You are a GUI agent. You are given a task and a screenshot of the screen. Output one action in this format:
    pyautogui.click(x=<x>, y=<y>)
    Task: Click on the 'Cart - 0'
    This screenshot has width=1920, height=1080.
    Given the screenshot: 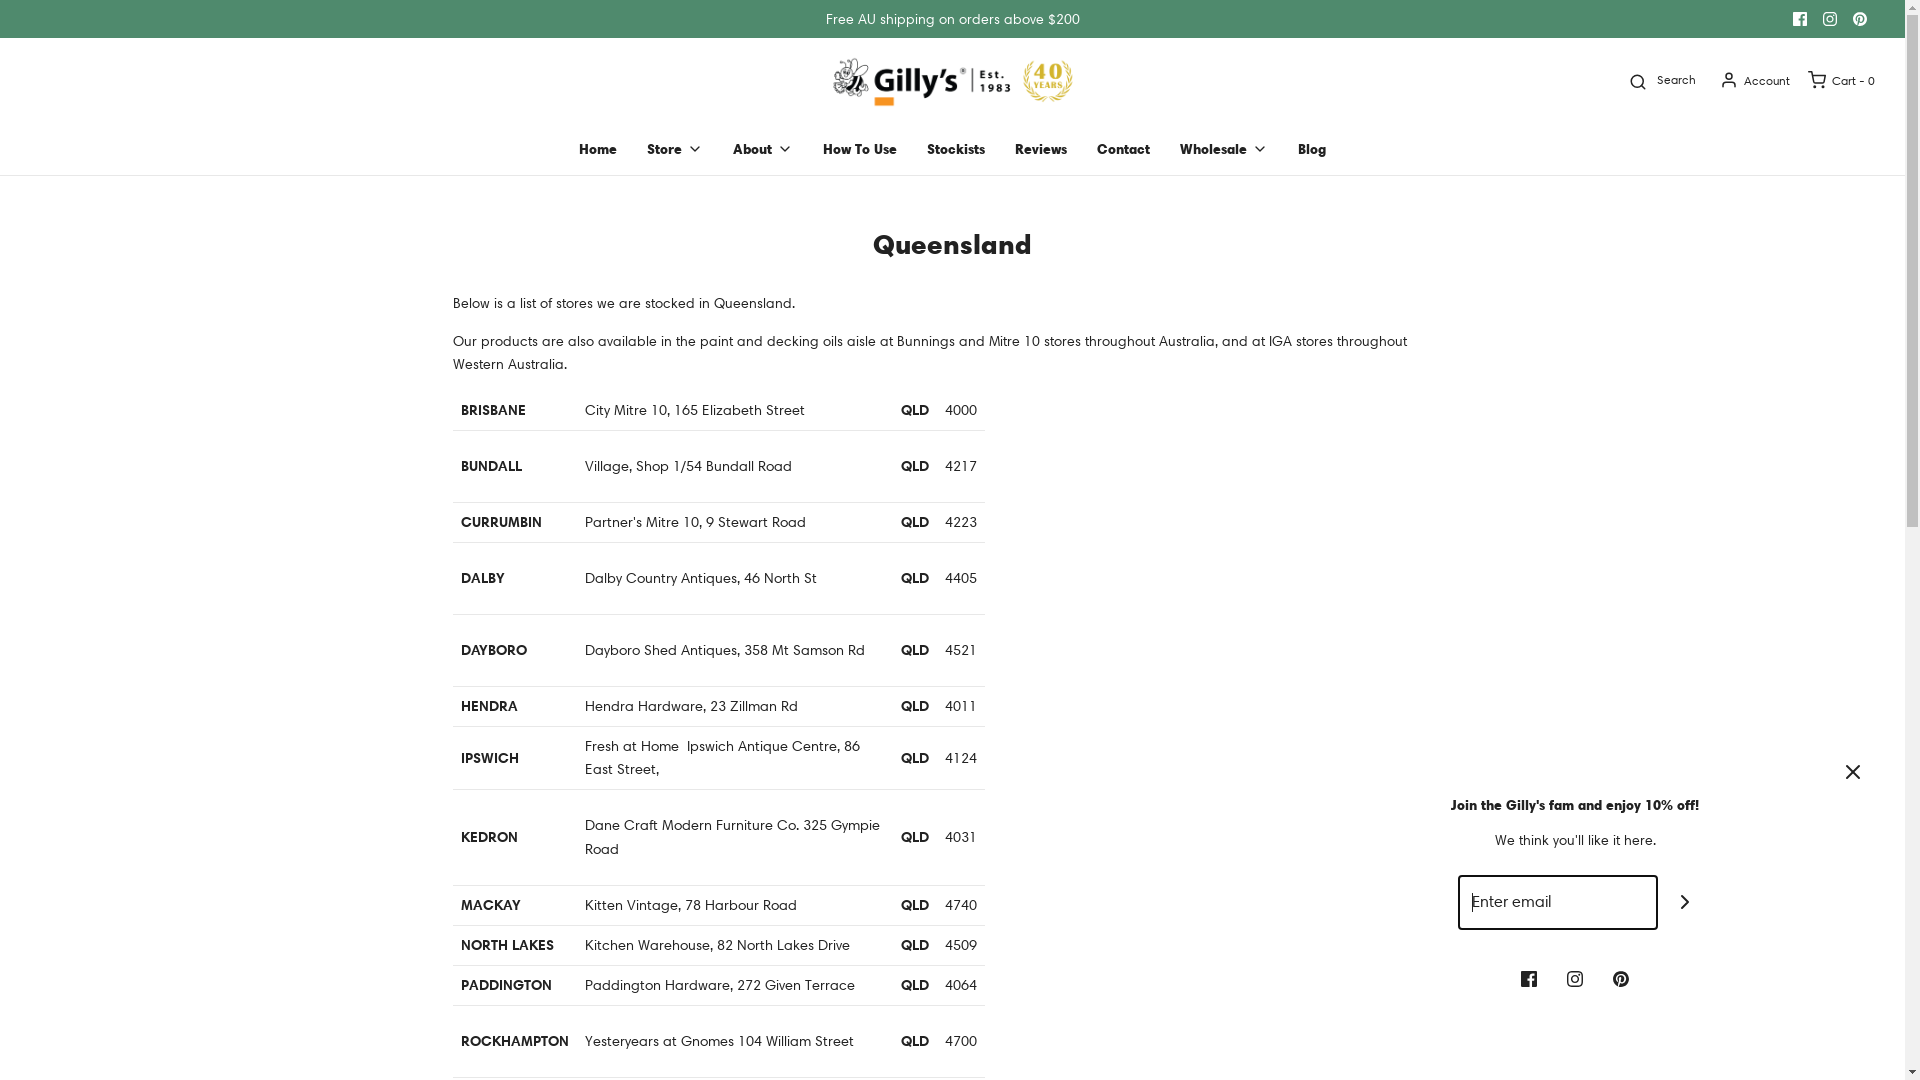 What is the action you would take?
    pyautogui.click(x=1839, y=79)
    